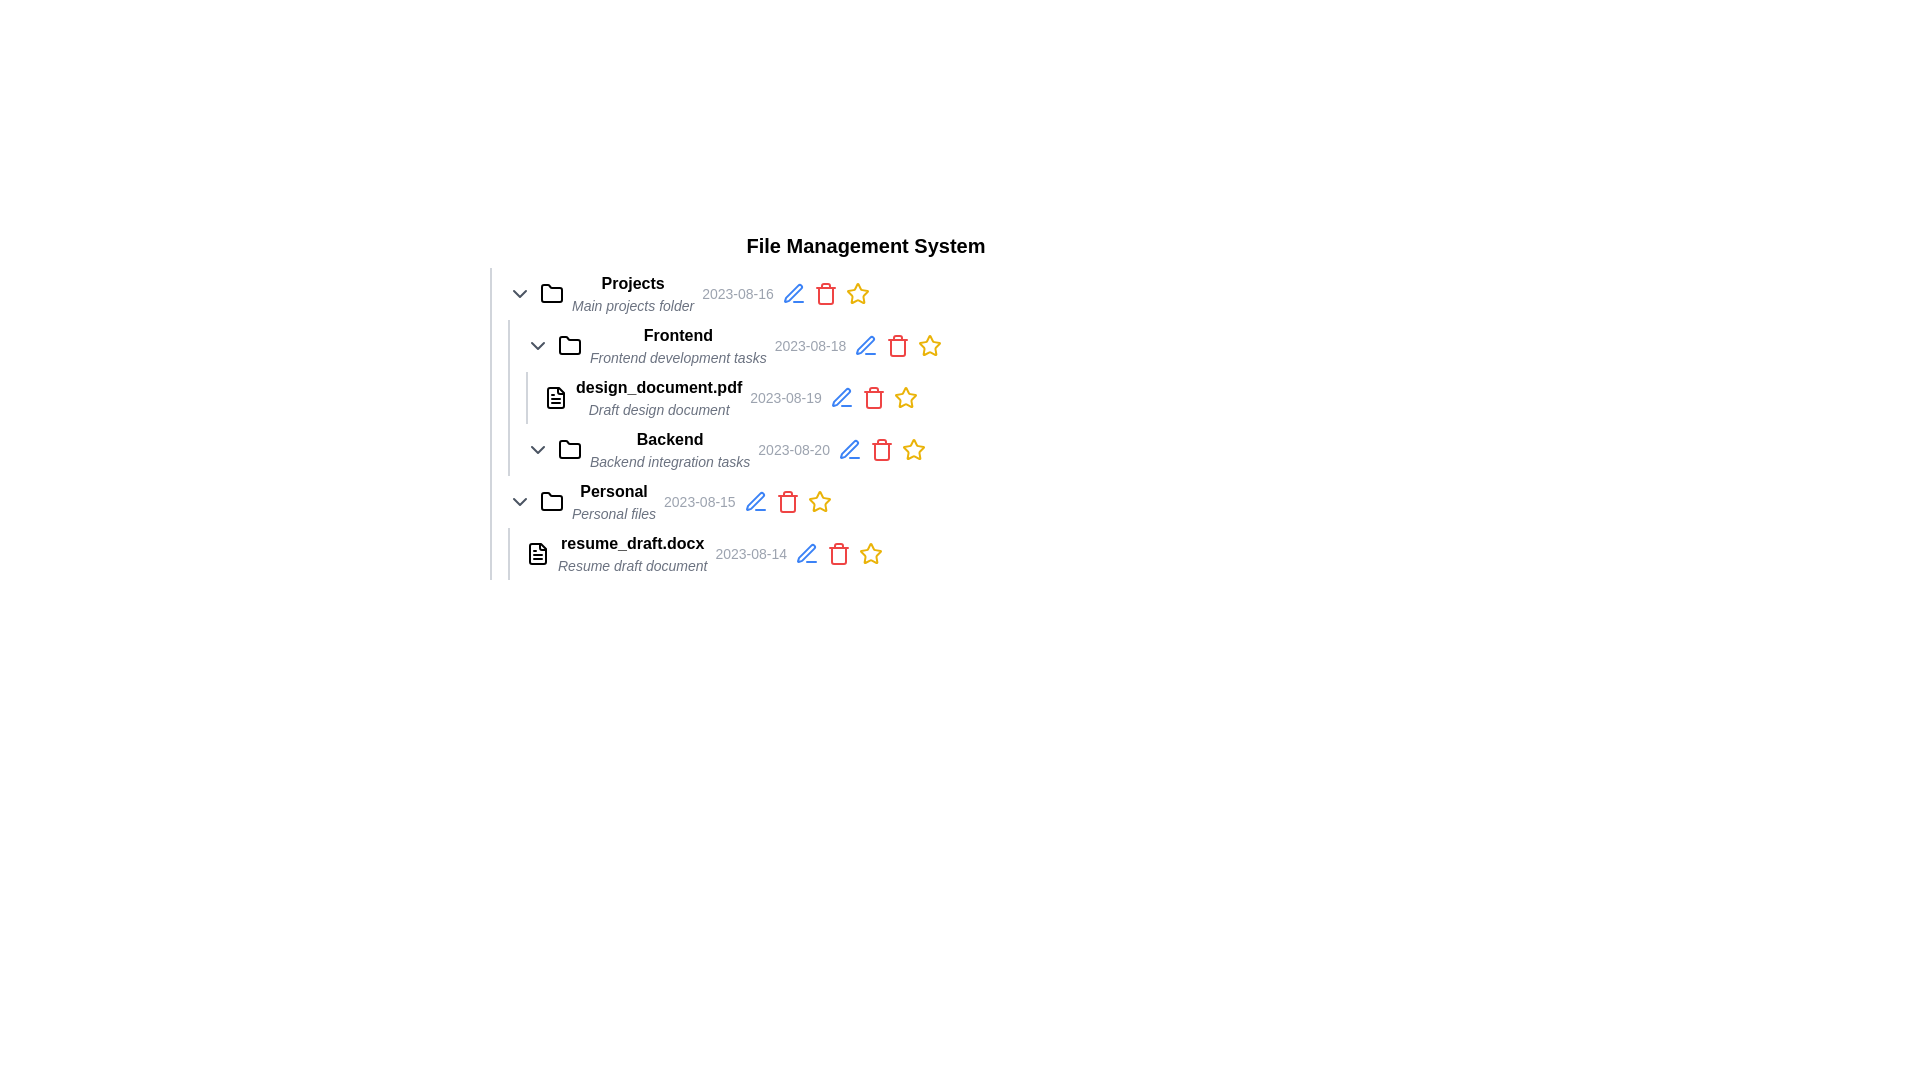 The width and height of the screenshot is (1920, 1080). What do you see at coordinates (552, 293) in the screenshot?
I see `the folder icon located directly to the left of the 'Projects' label in the file tree, which visually indicates a folder in the hierarchy` at bounding box center [552, 293].